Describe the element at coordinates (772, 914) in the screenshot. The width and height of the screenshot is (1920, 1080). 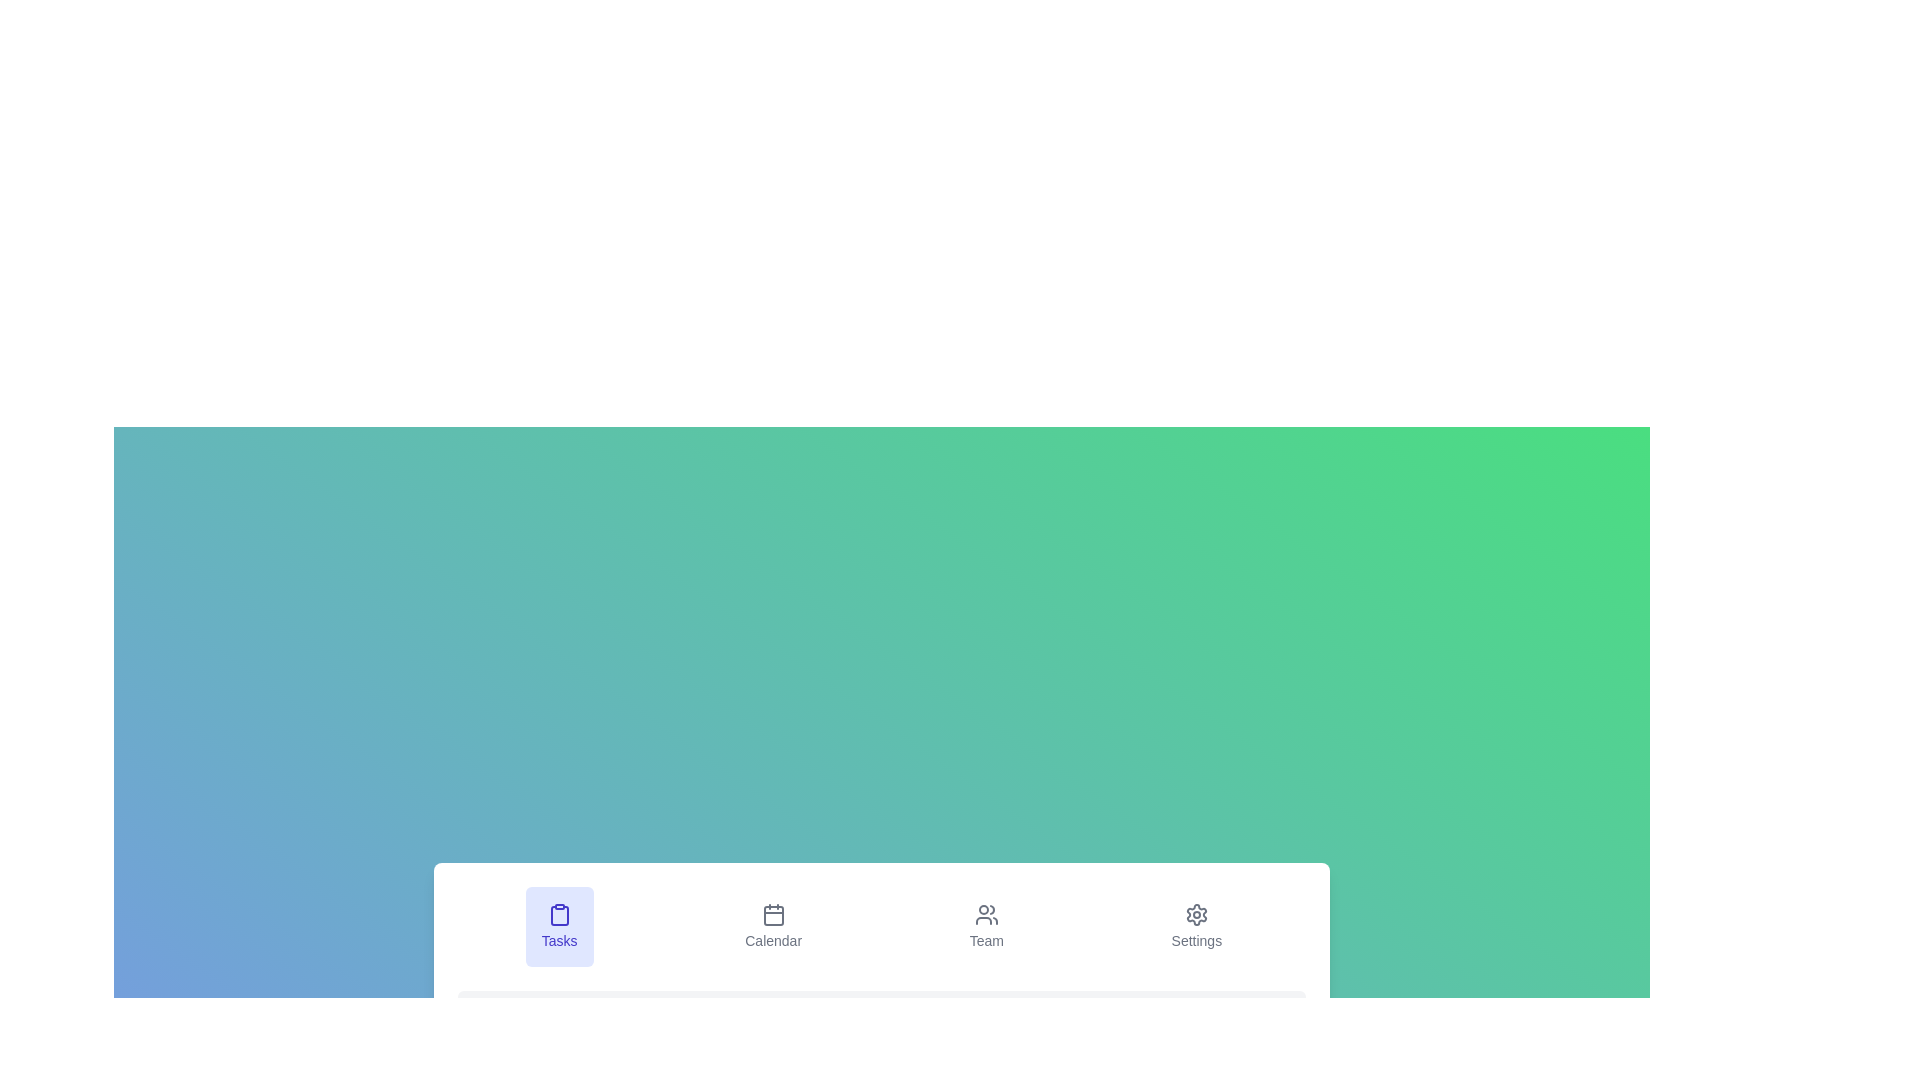
I see `the calendar-shaped icon in the navigational menu at the bottom of the interface, which is the second item labeled 'Calendar'` at that location.